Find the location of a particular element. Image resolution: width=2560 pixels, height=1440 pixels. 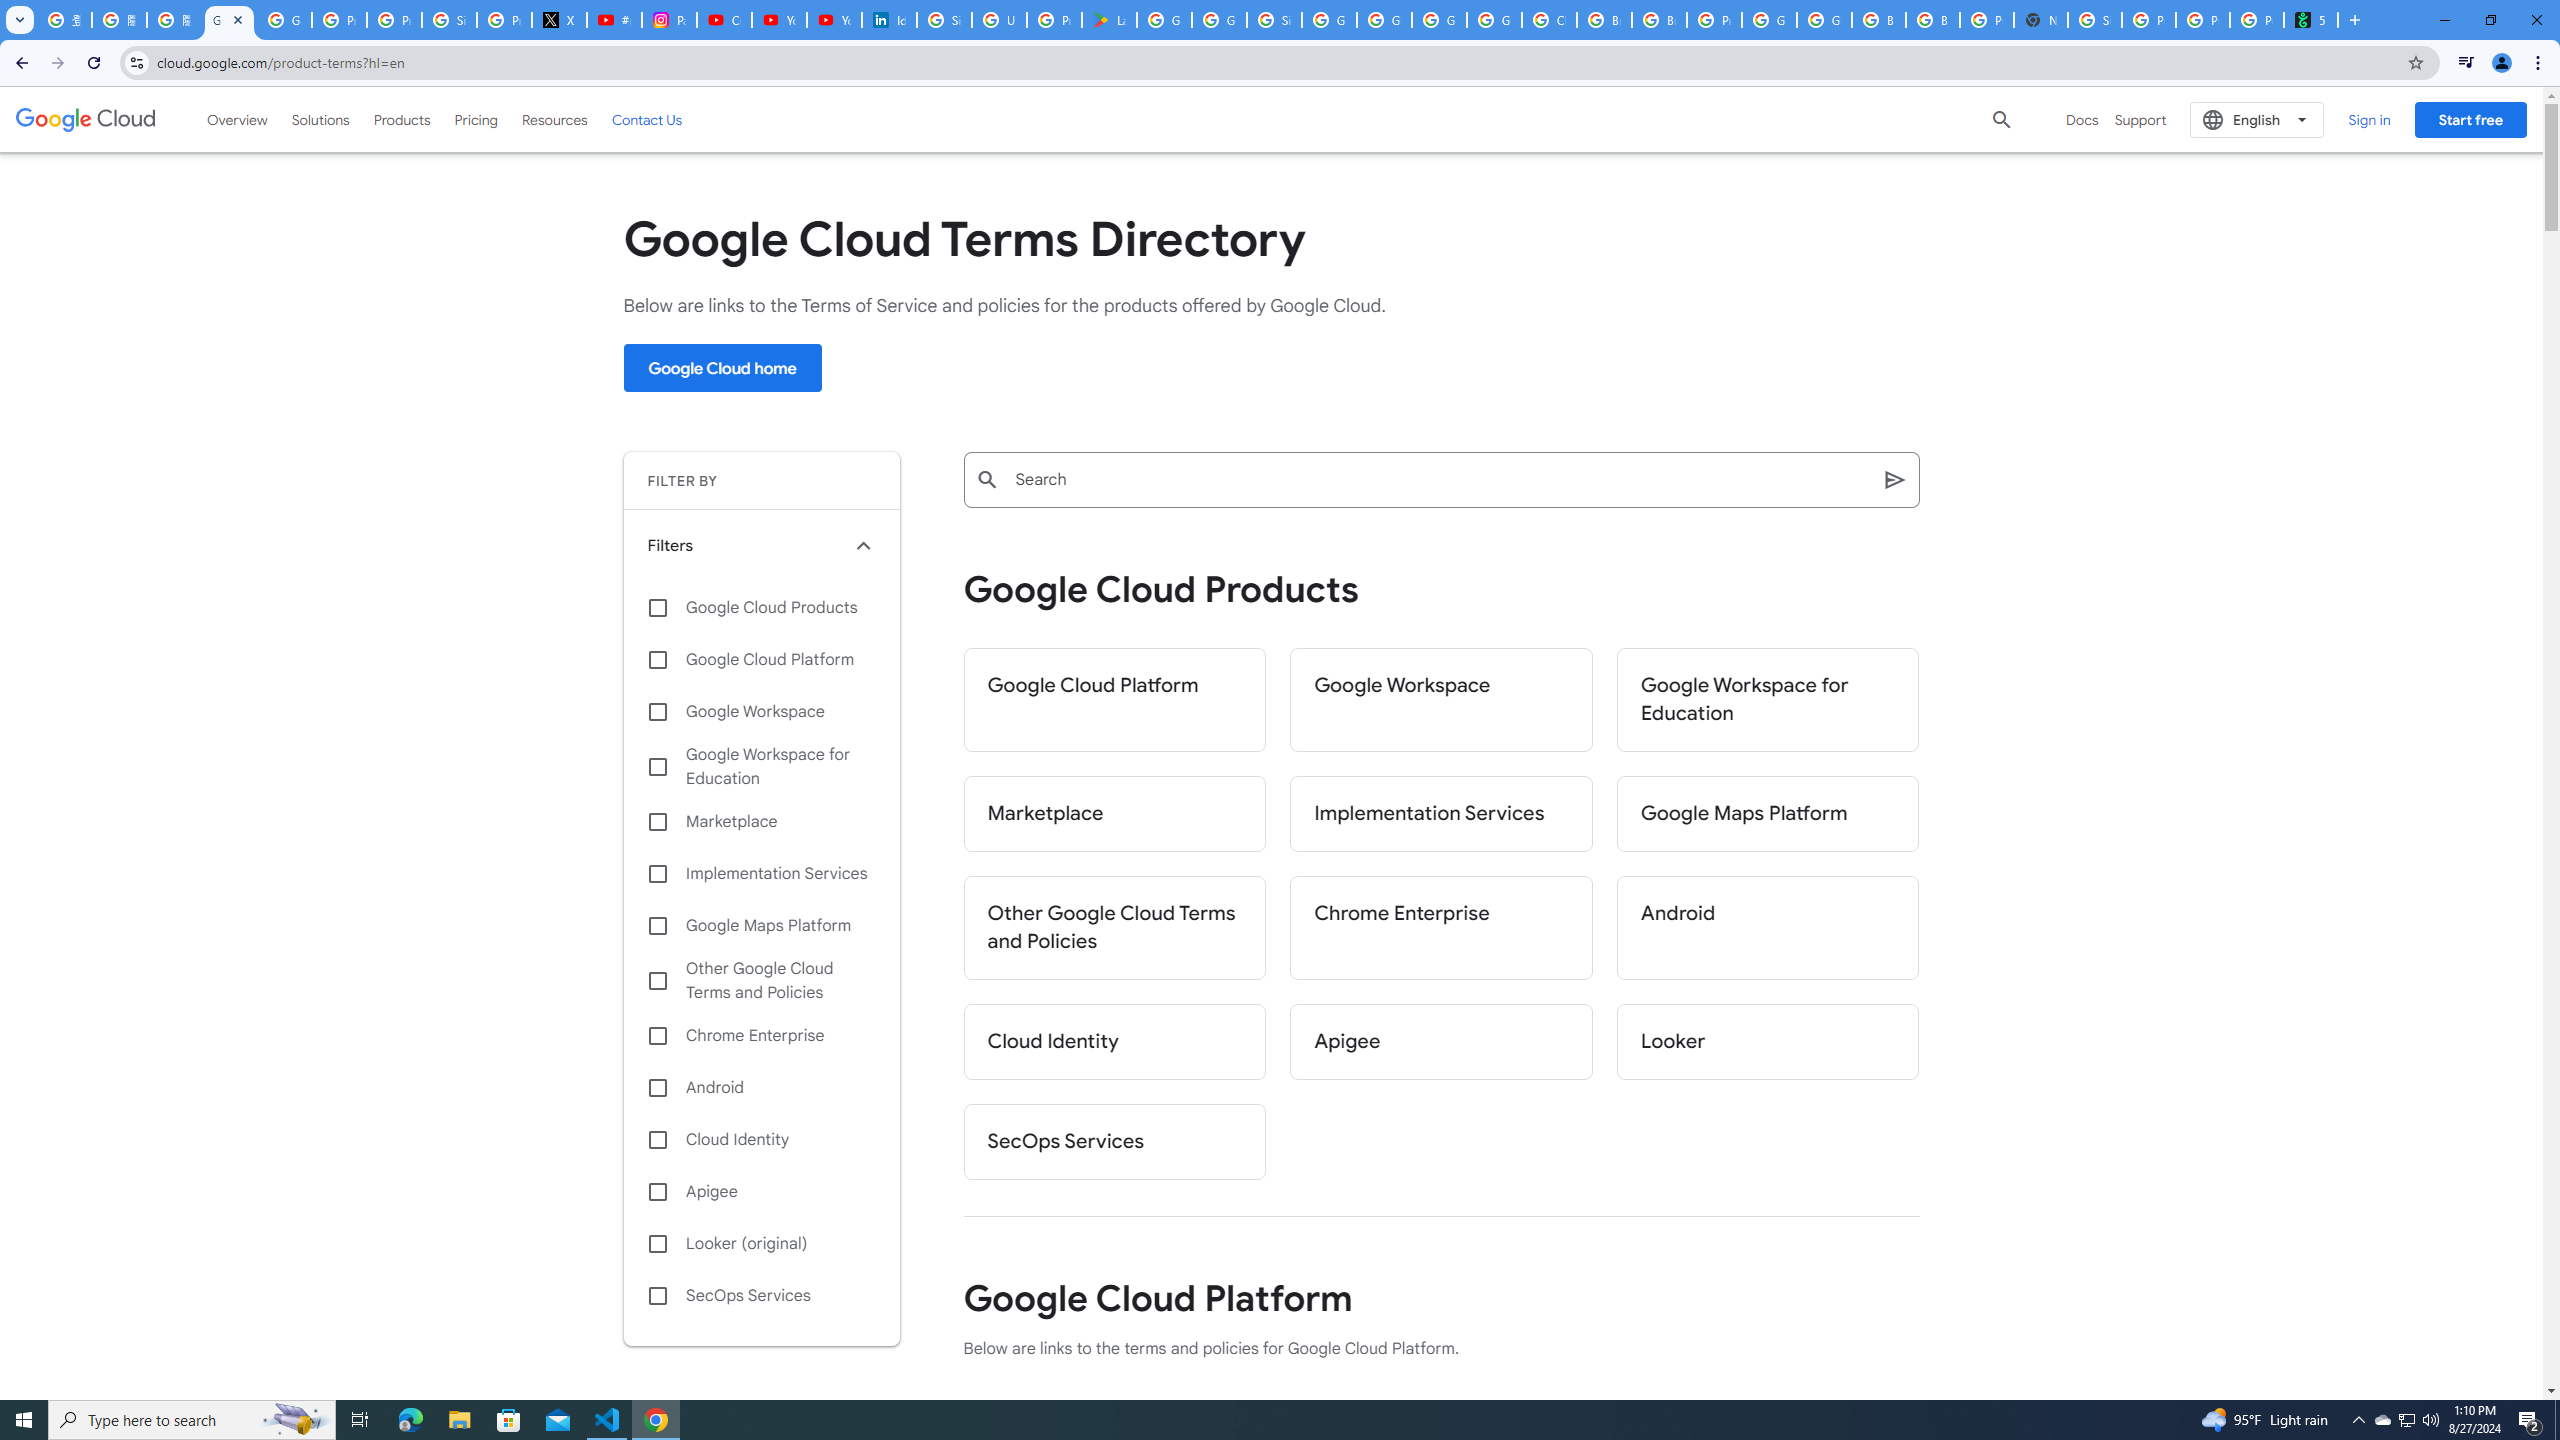

'X' is located at coordinates (558, 19).